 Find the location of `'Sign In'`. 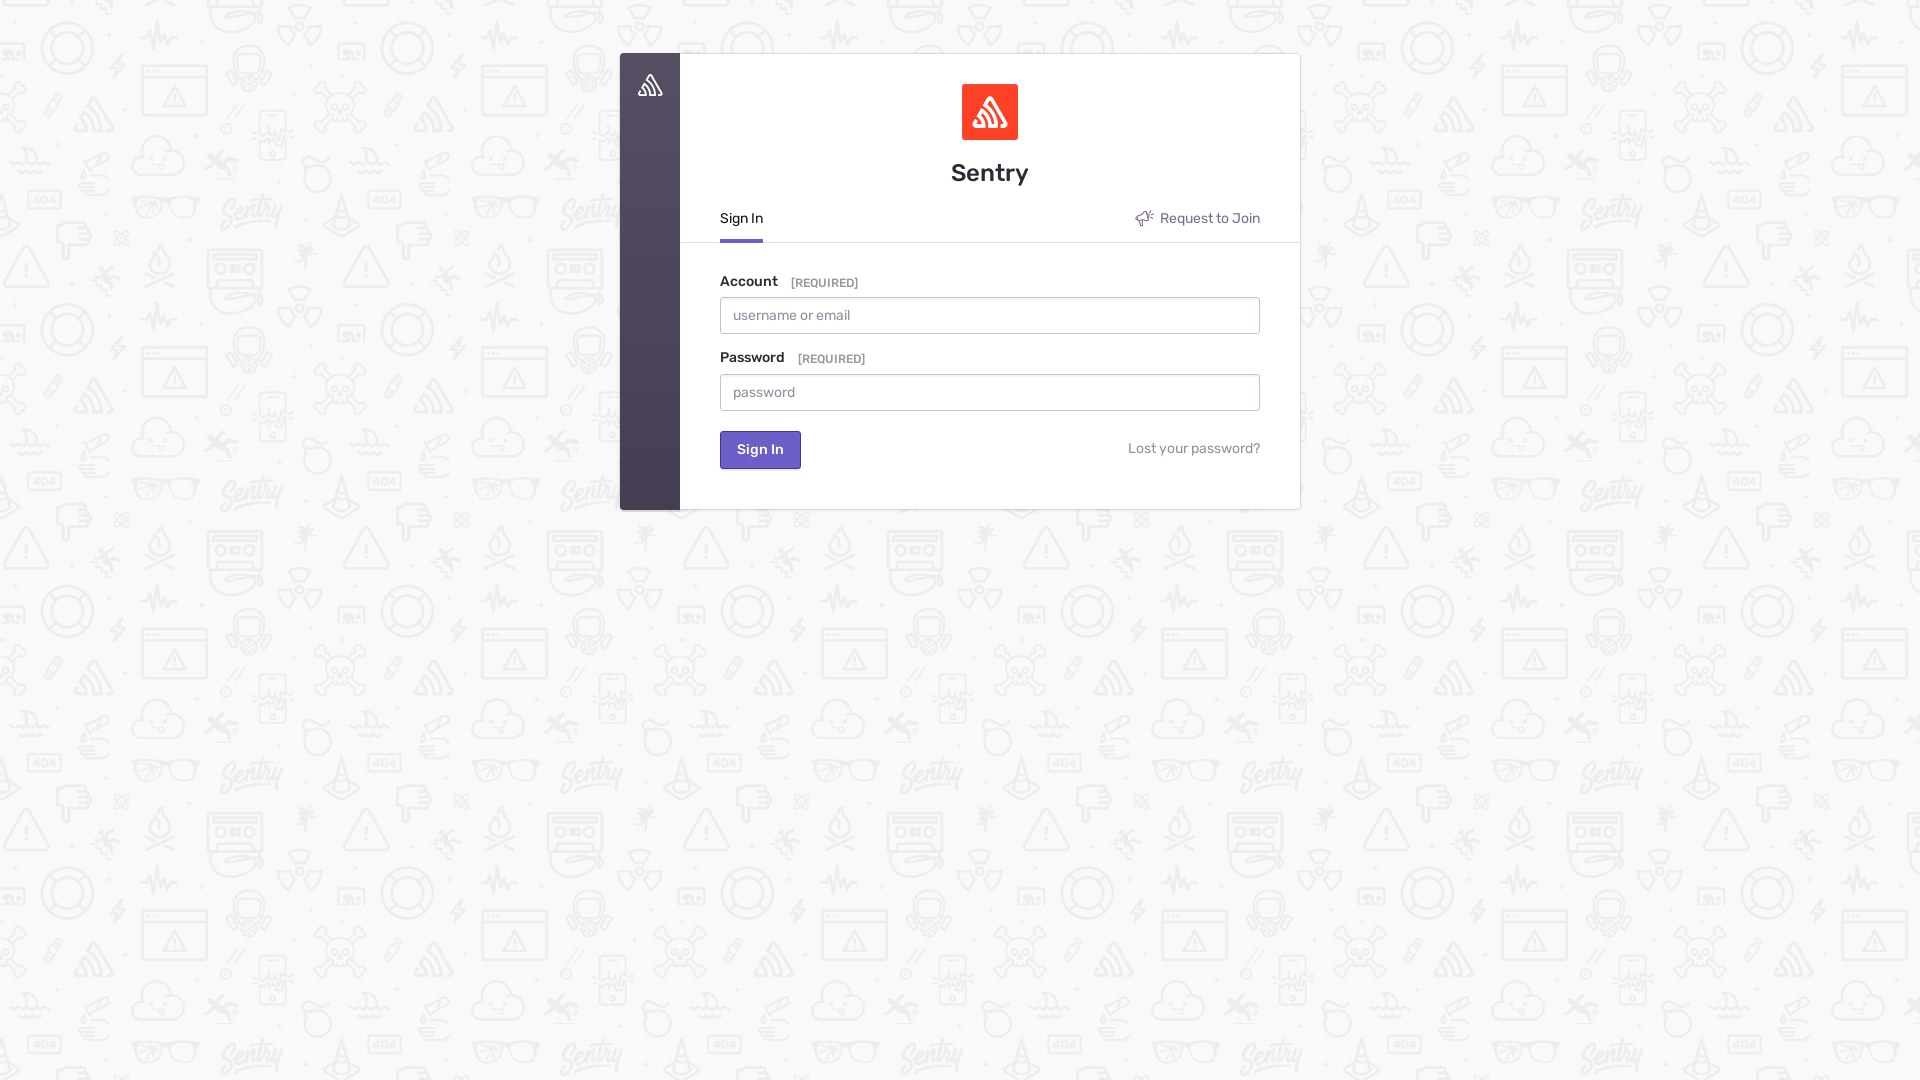

'Sign In' is located at coordinates (720, 225).